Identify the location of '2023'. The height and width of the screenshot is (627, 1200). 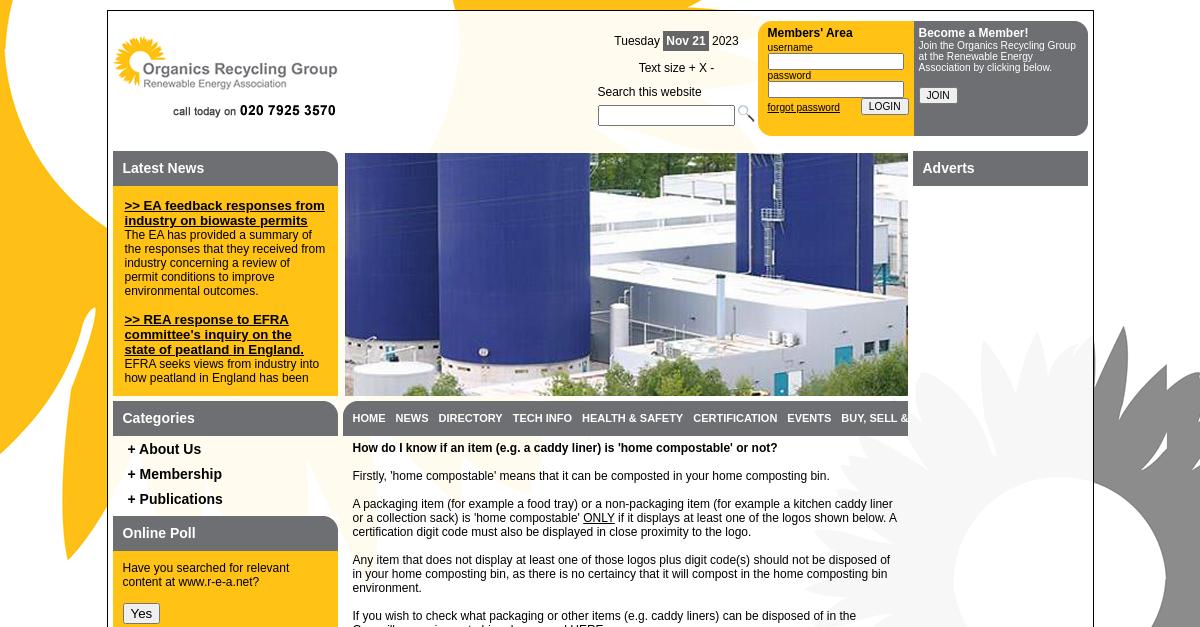
(723, 41).